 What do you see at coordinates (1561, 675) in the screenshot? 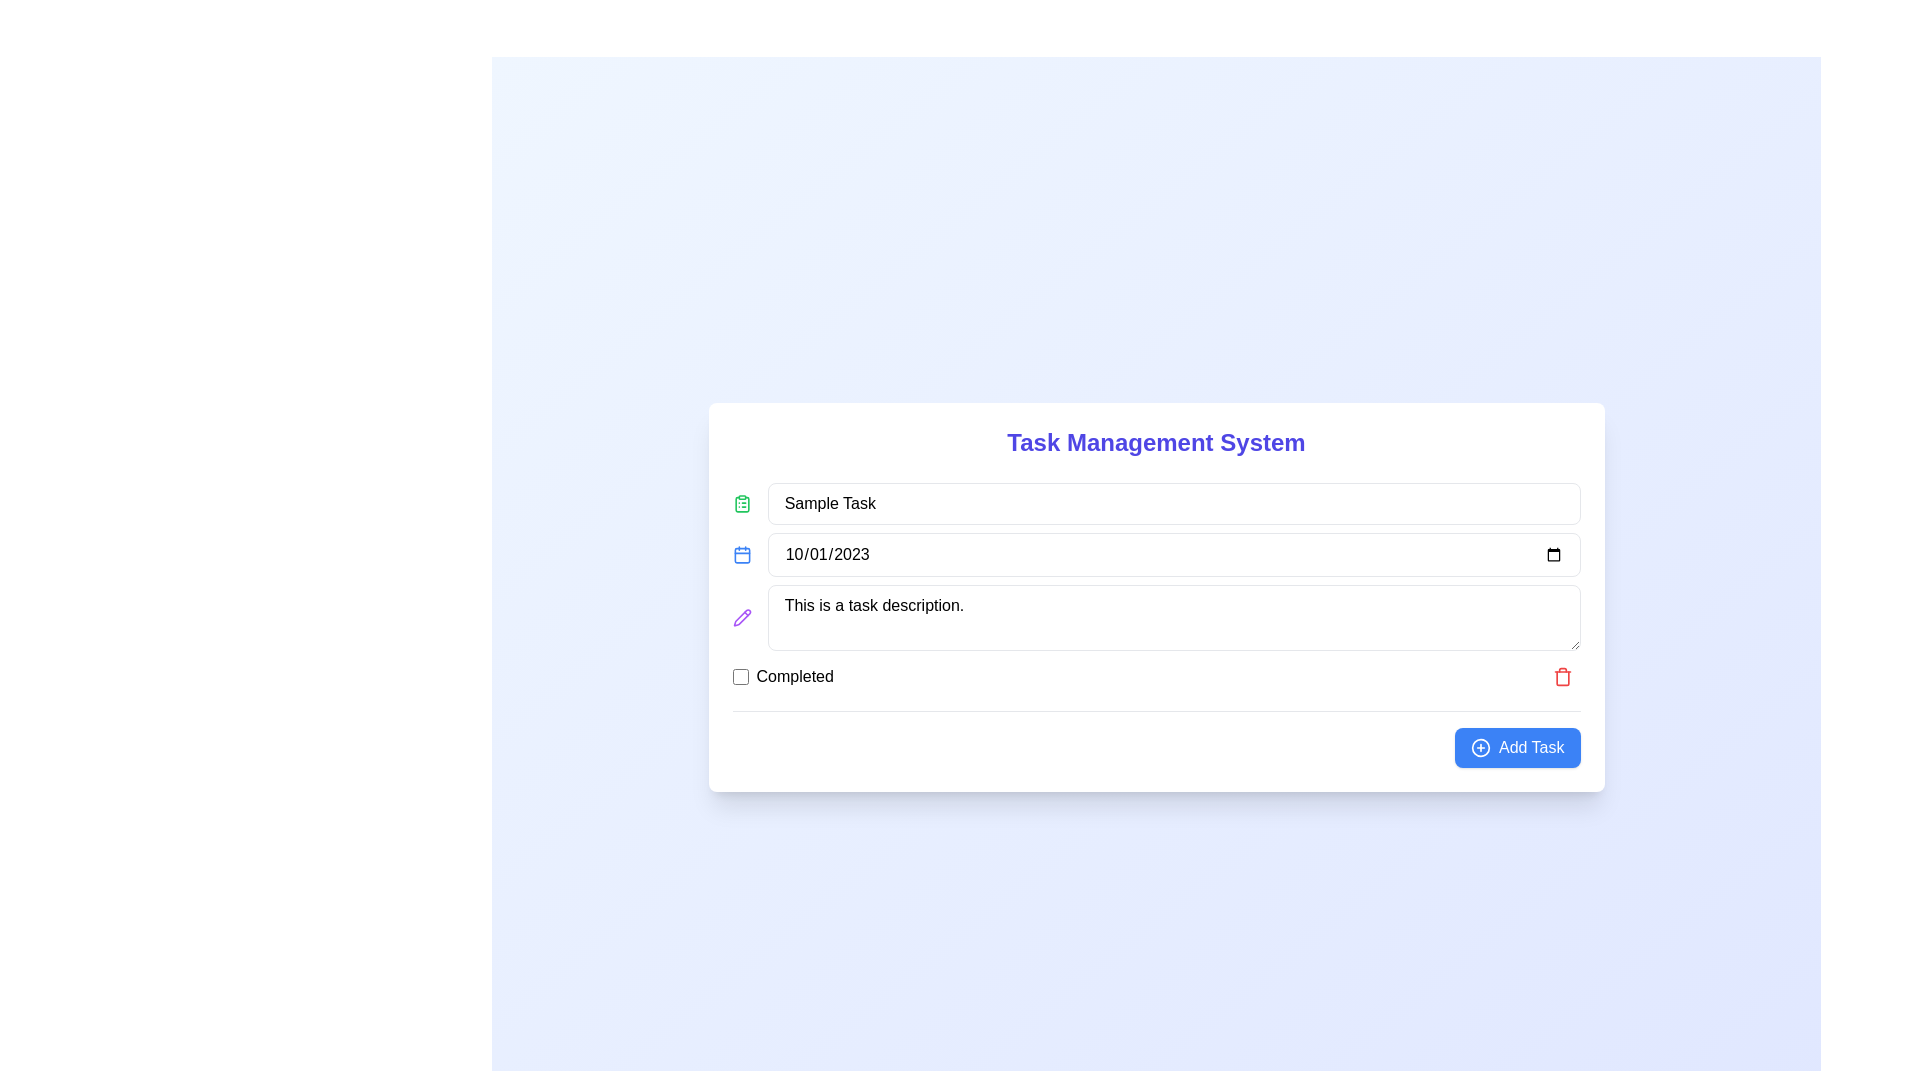
I see `the delete icon button located in the bottom-right corner of the task input area` at bounding box center [1561, 675].